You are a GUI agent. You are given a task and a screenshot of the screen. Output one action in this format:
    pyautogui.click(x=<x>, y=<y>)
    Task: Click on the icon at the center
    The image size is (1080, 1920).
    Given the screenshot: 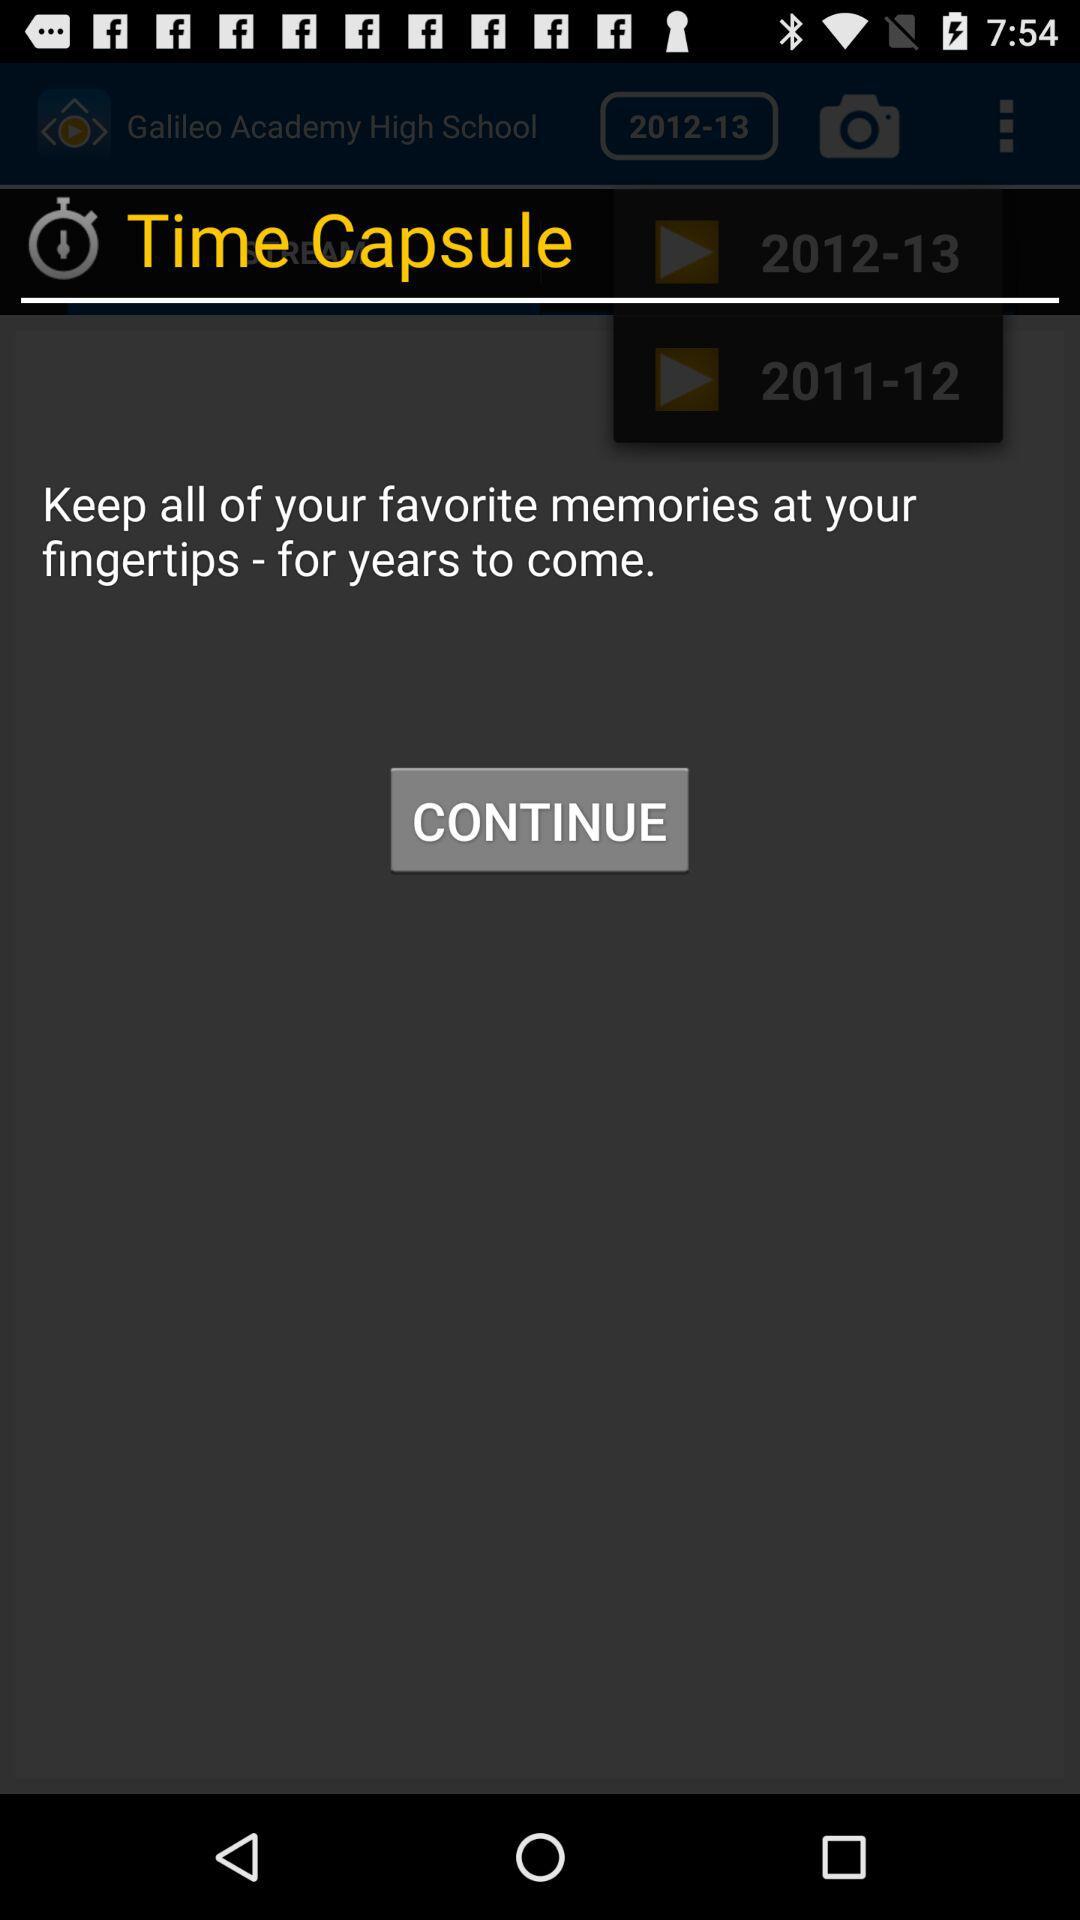 What is the action you would take?
    pyautogui.click(x=538, y=820)
    